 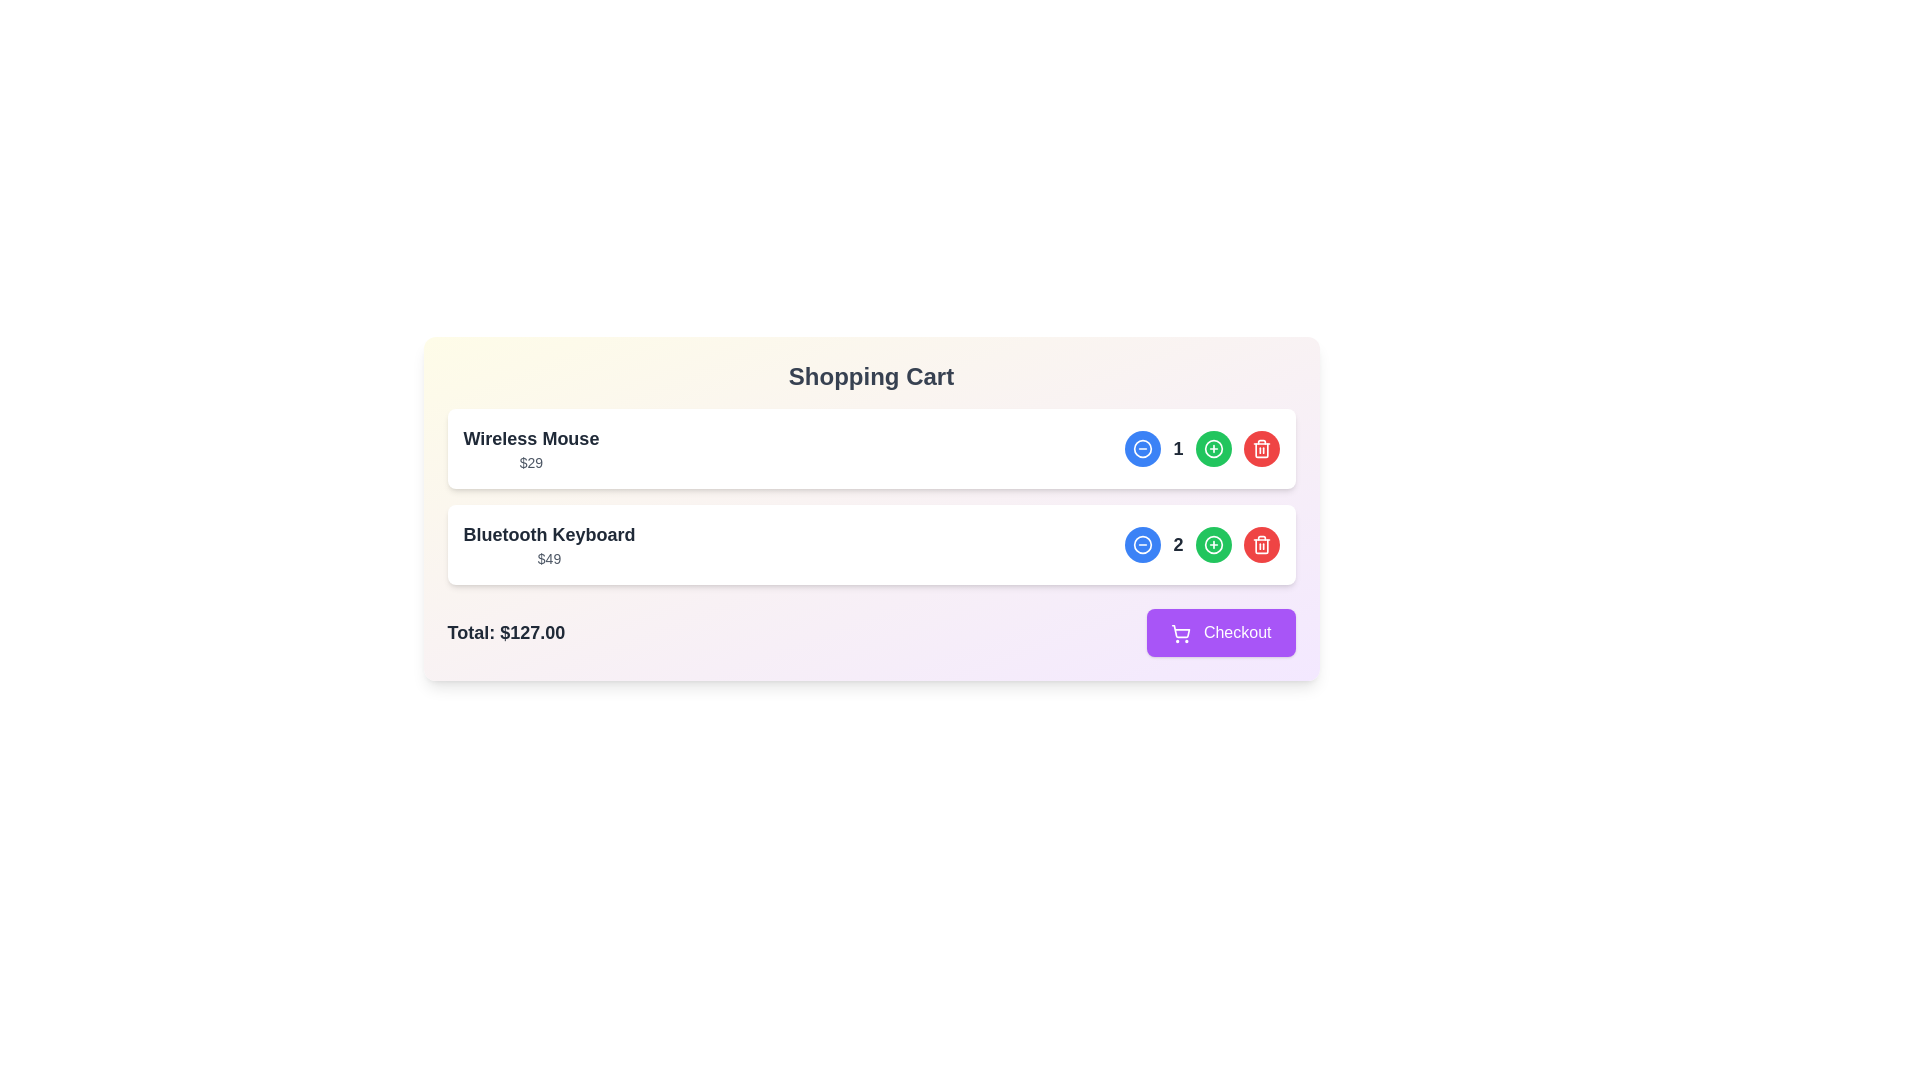 What do you see at coordinates (1201, 544) in the screenshot?
I see `the dynamically changing count displayed as the number '2' in bold dark gray within the Bluetooth Keyboard item in the shopping cart, located between the green plus button and the blue minus button` at bounding box center [1201, 544].